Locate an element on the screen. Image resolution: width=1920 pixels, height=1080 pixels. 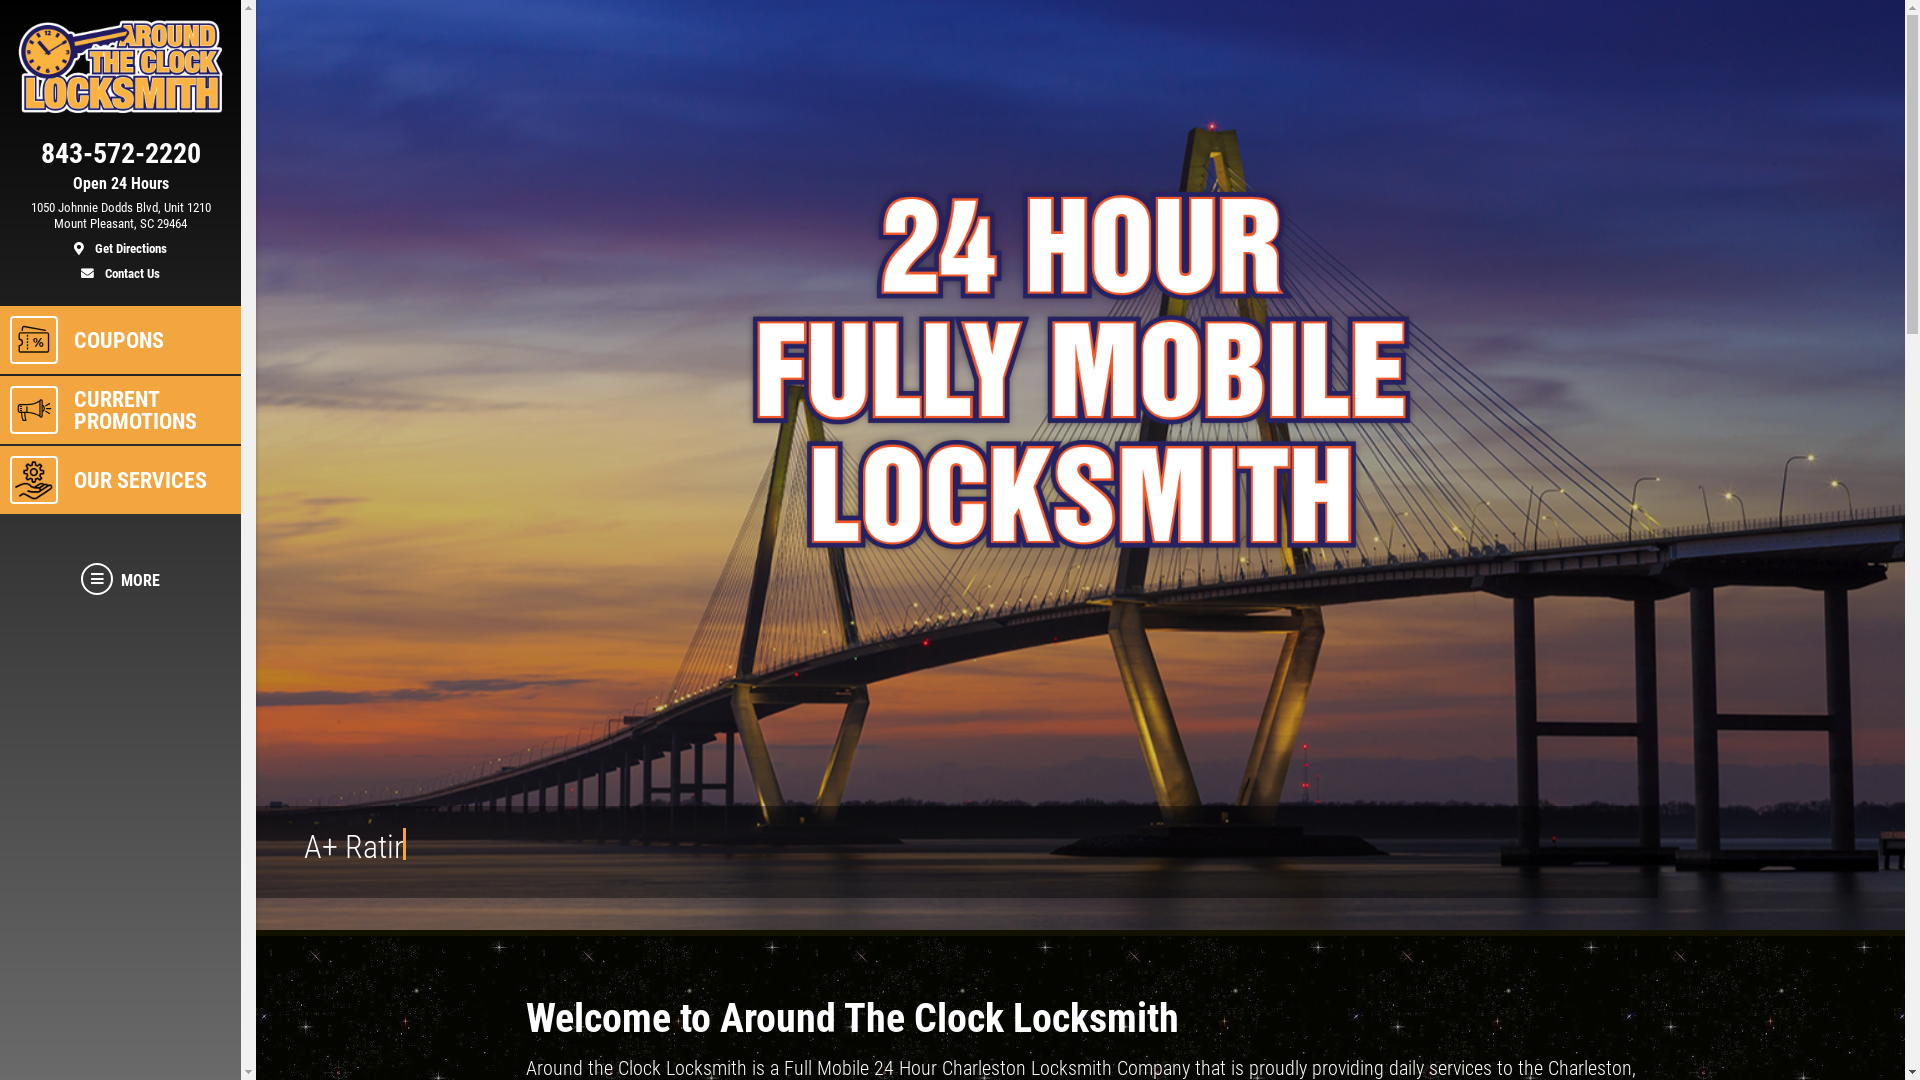
'CURRENT PROMOTIONS' is located at coordinates (119, 408).